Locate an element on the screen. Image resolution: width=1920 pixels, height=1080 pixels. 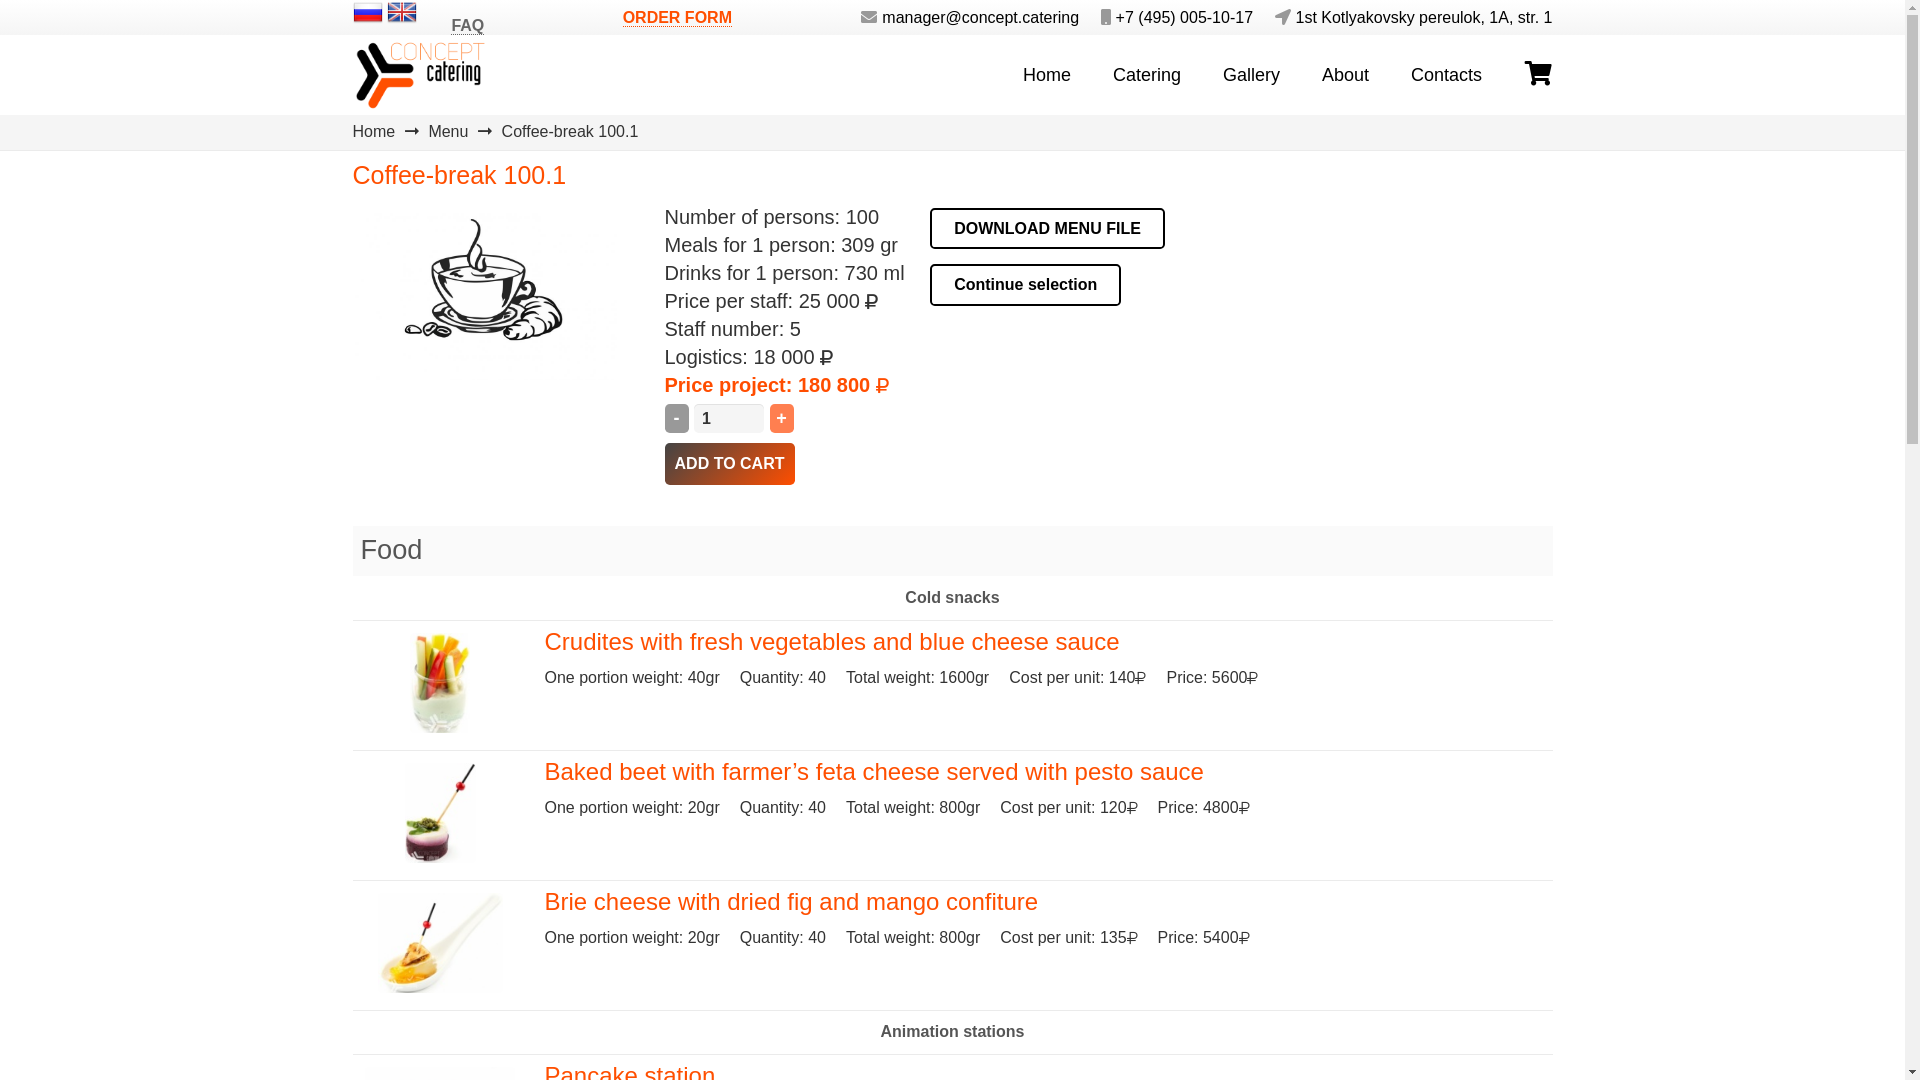
'Menu' is located at coordinates (446, 131).